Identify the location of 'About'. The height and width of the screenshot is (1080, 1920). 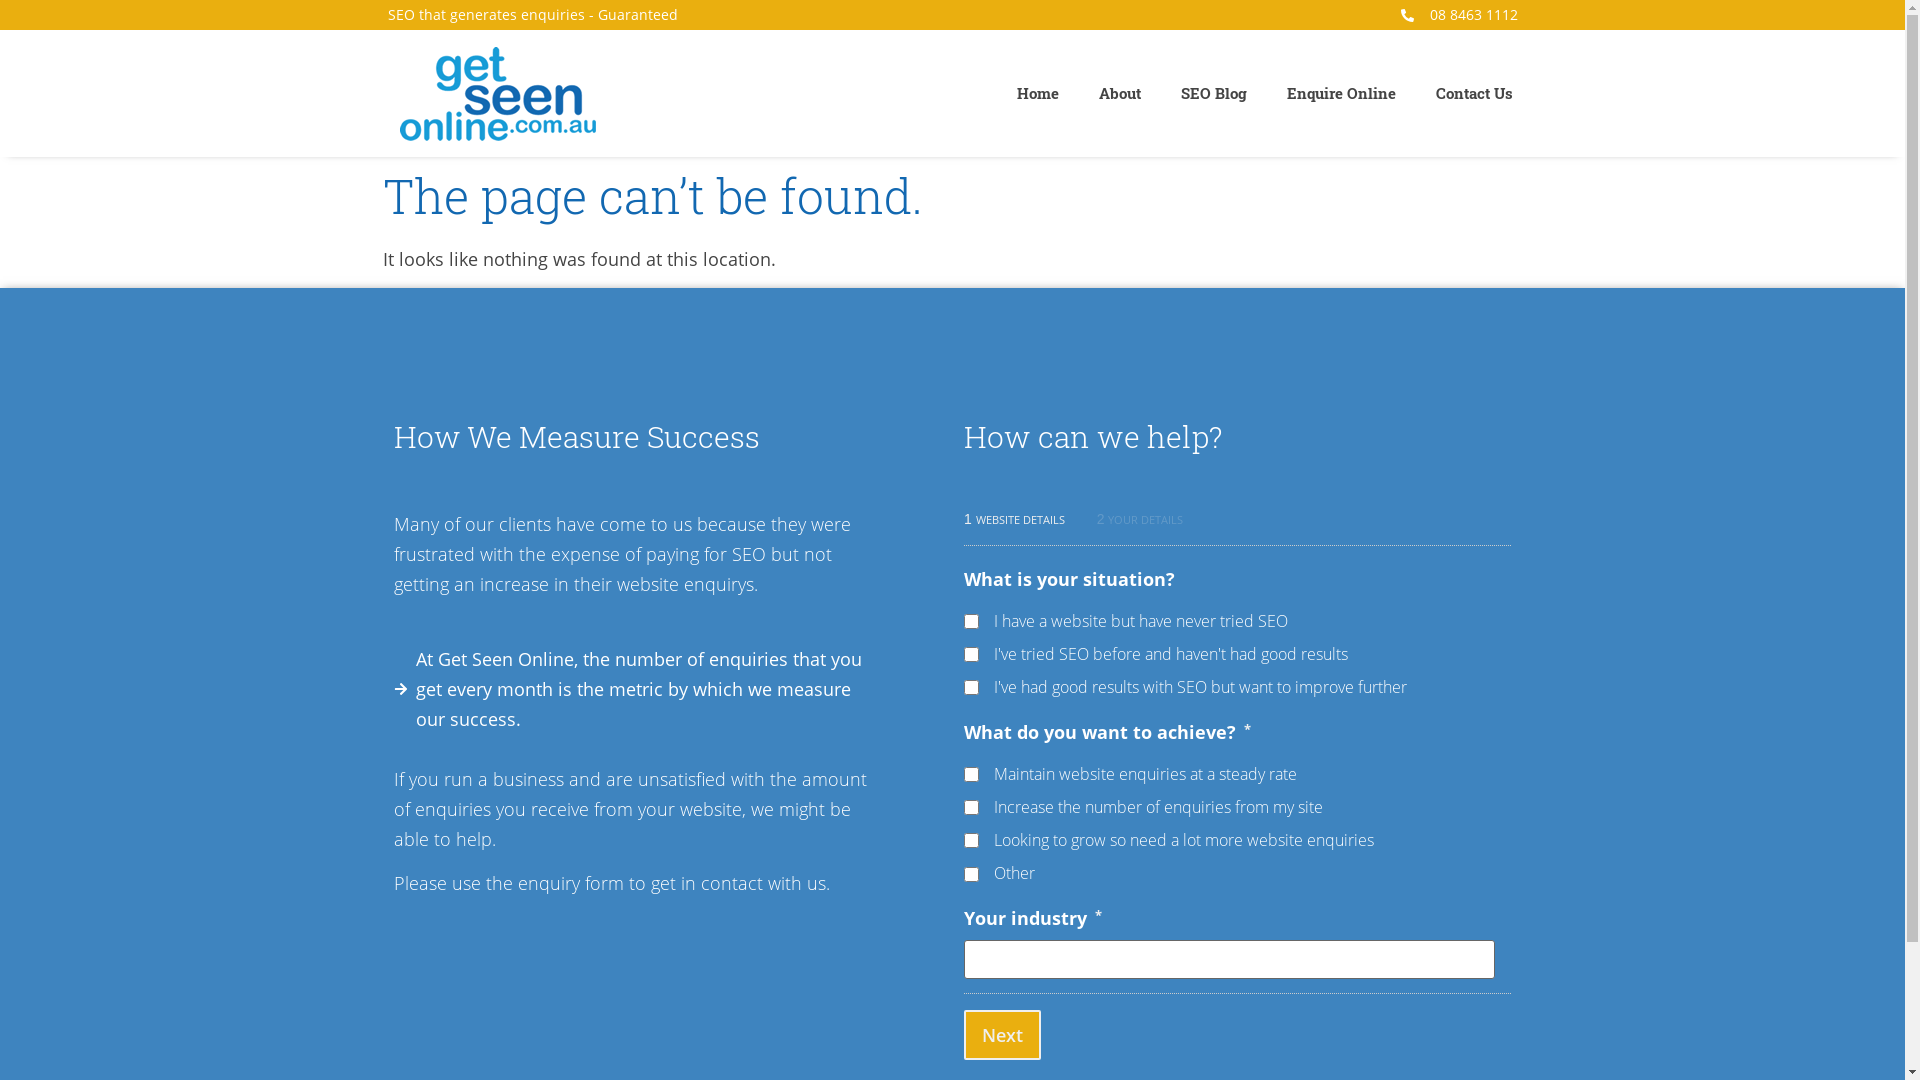
(1117, 93).